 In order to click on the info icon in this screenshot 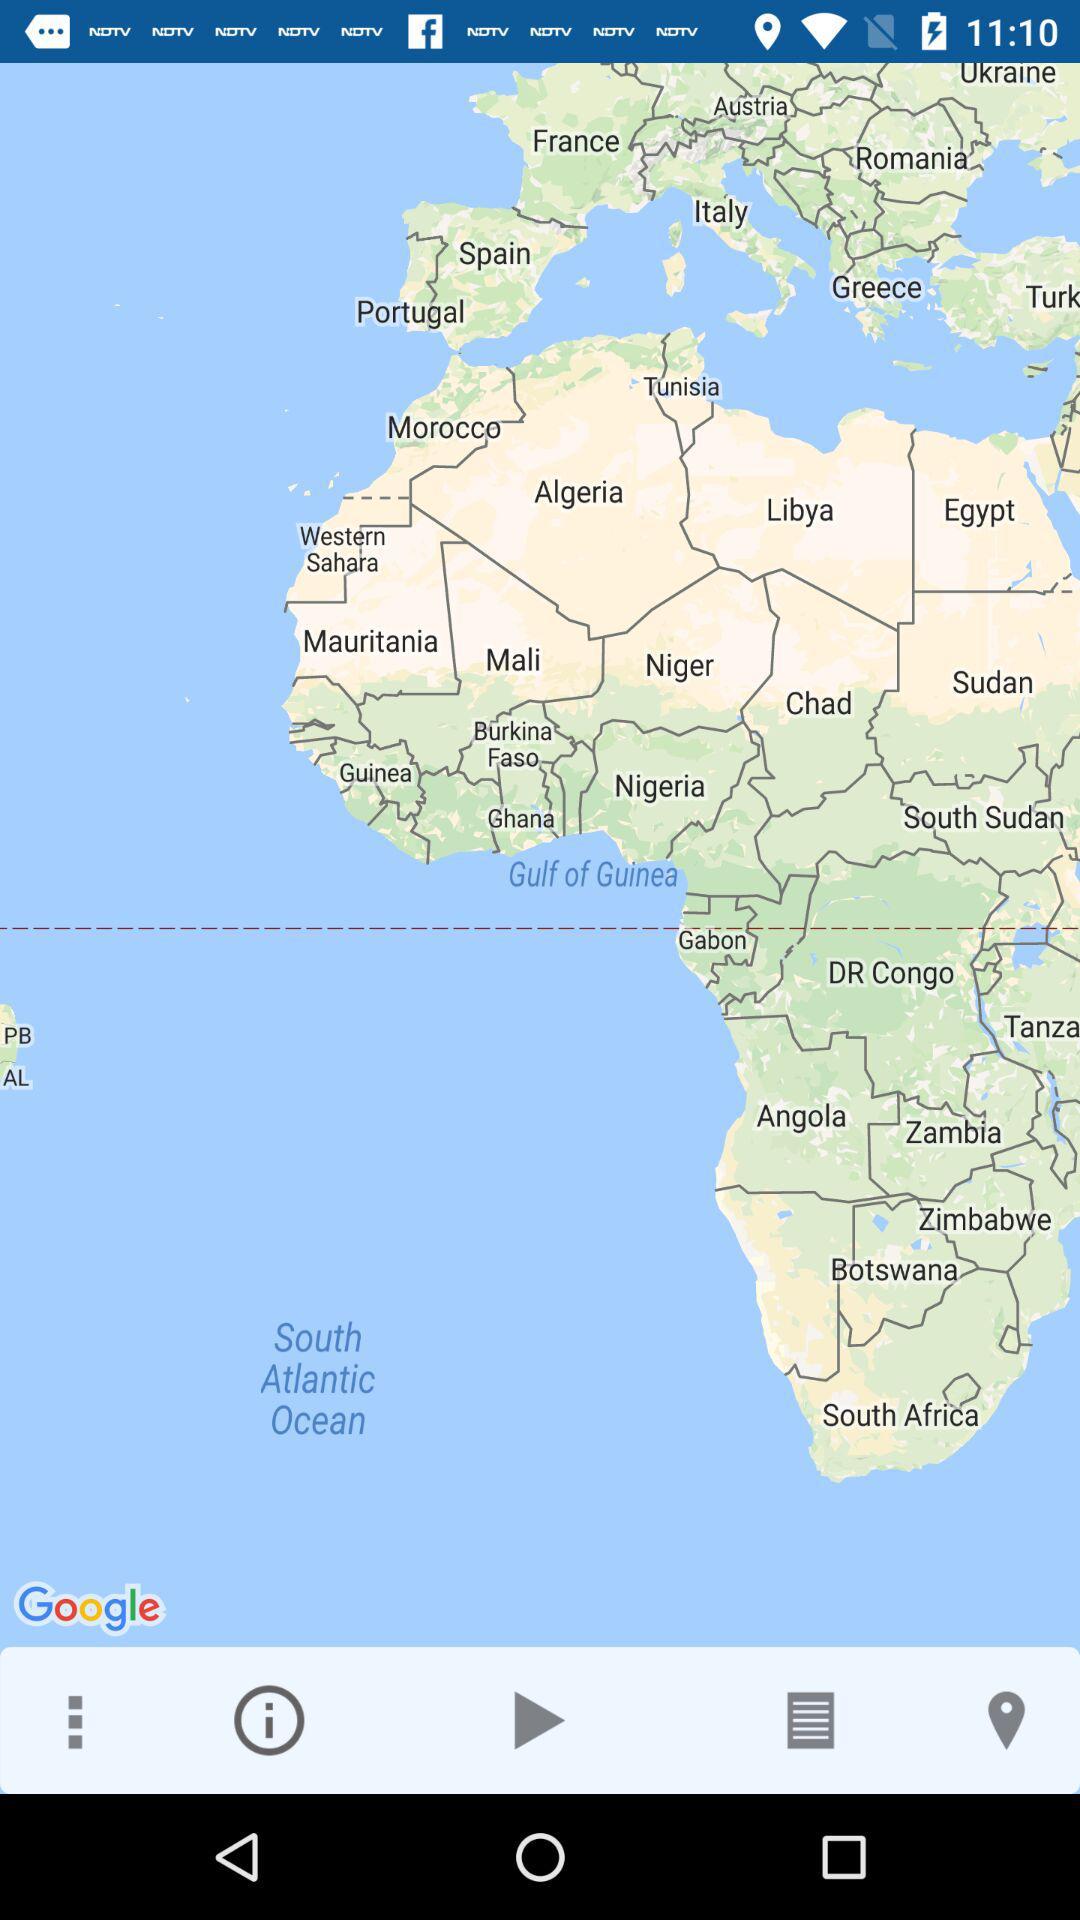, I will do `click(268, 1719)`.